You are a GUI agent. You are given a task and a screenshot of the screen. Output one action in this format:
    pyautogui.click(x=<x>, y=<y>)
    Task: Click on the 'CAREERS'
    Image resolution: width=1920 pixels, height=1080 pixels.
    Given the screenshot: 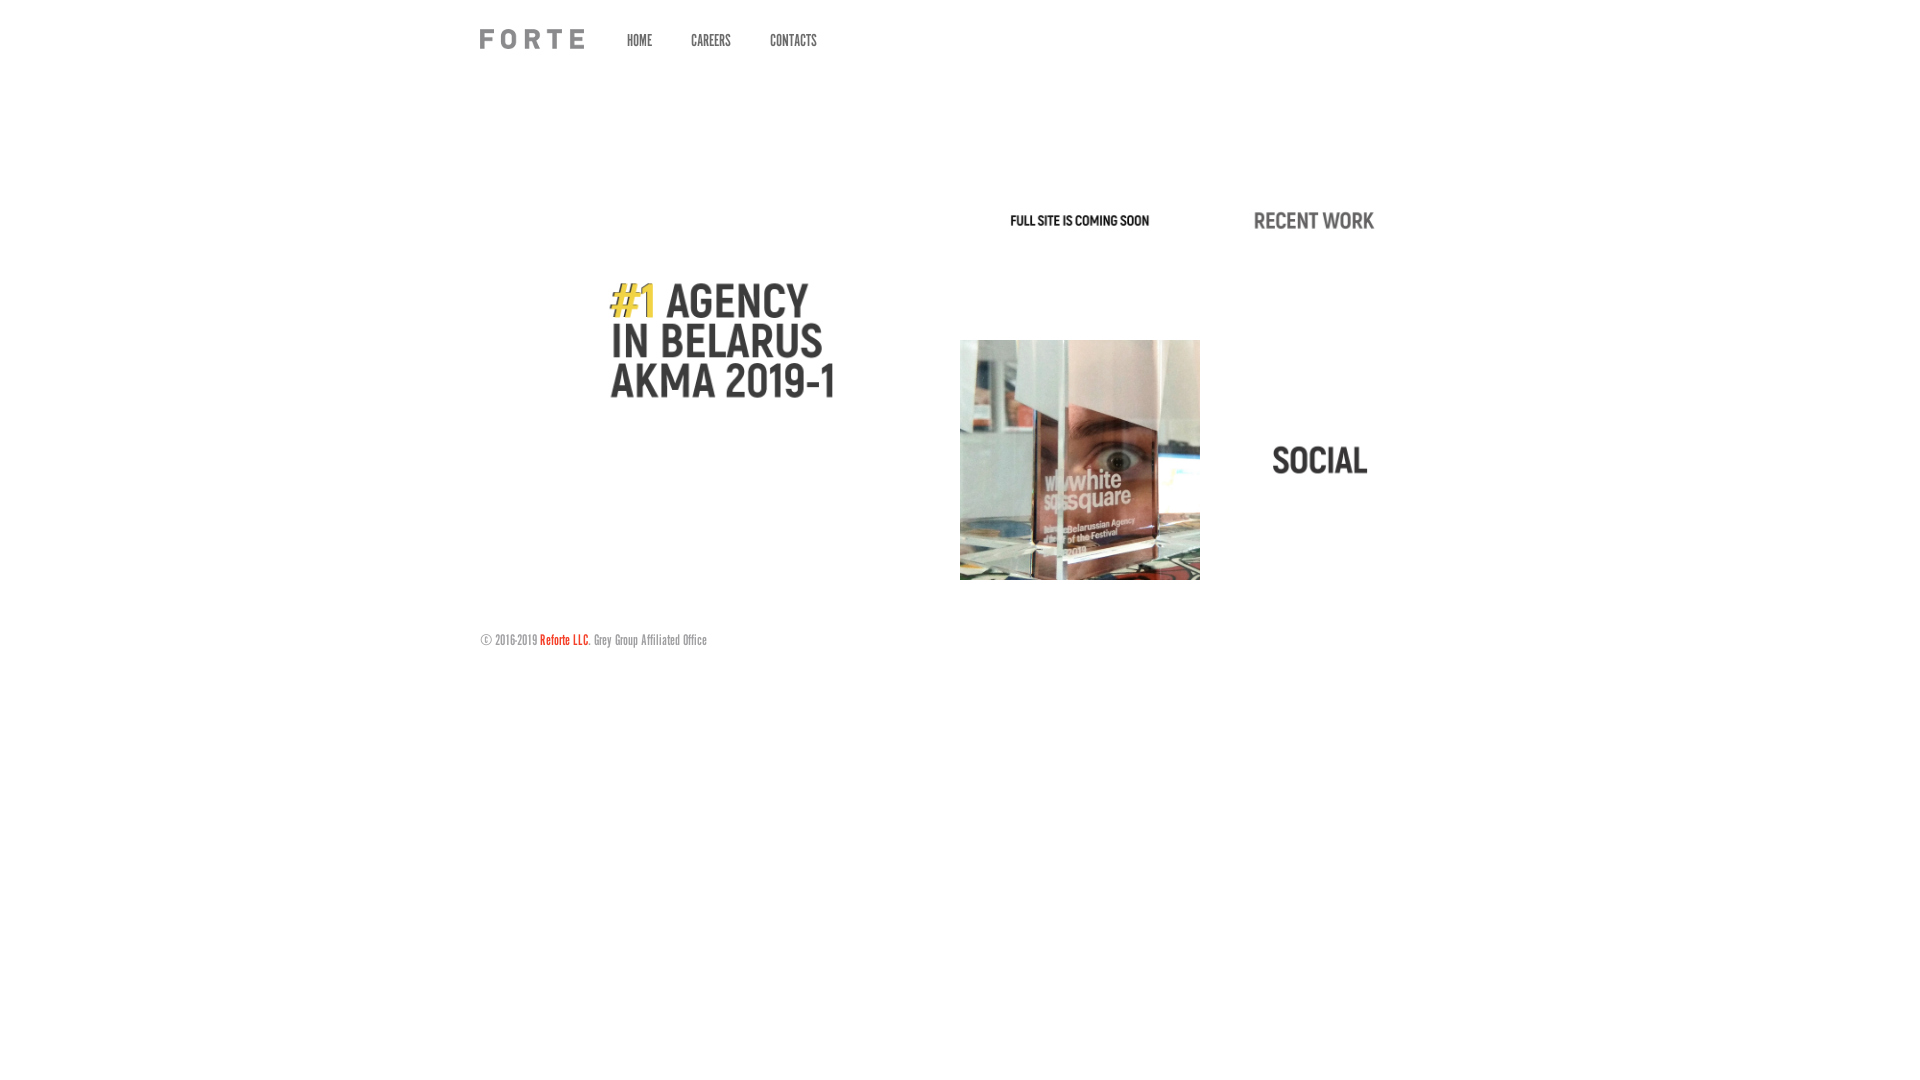 What is the action you would take?
    pyautogui.click(x=710, y=39)
    